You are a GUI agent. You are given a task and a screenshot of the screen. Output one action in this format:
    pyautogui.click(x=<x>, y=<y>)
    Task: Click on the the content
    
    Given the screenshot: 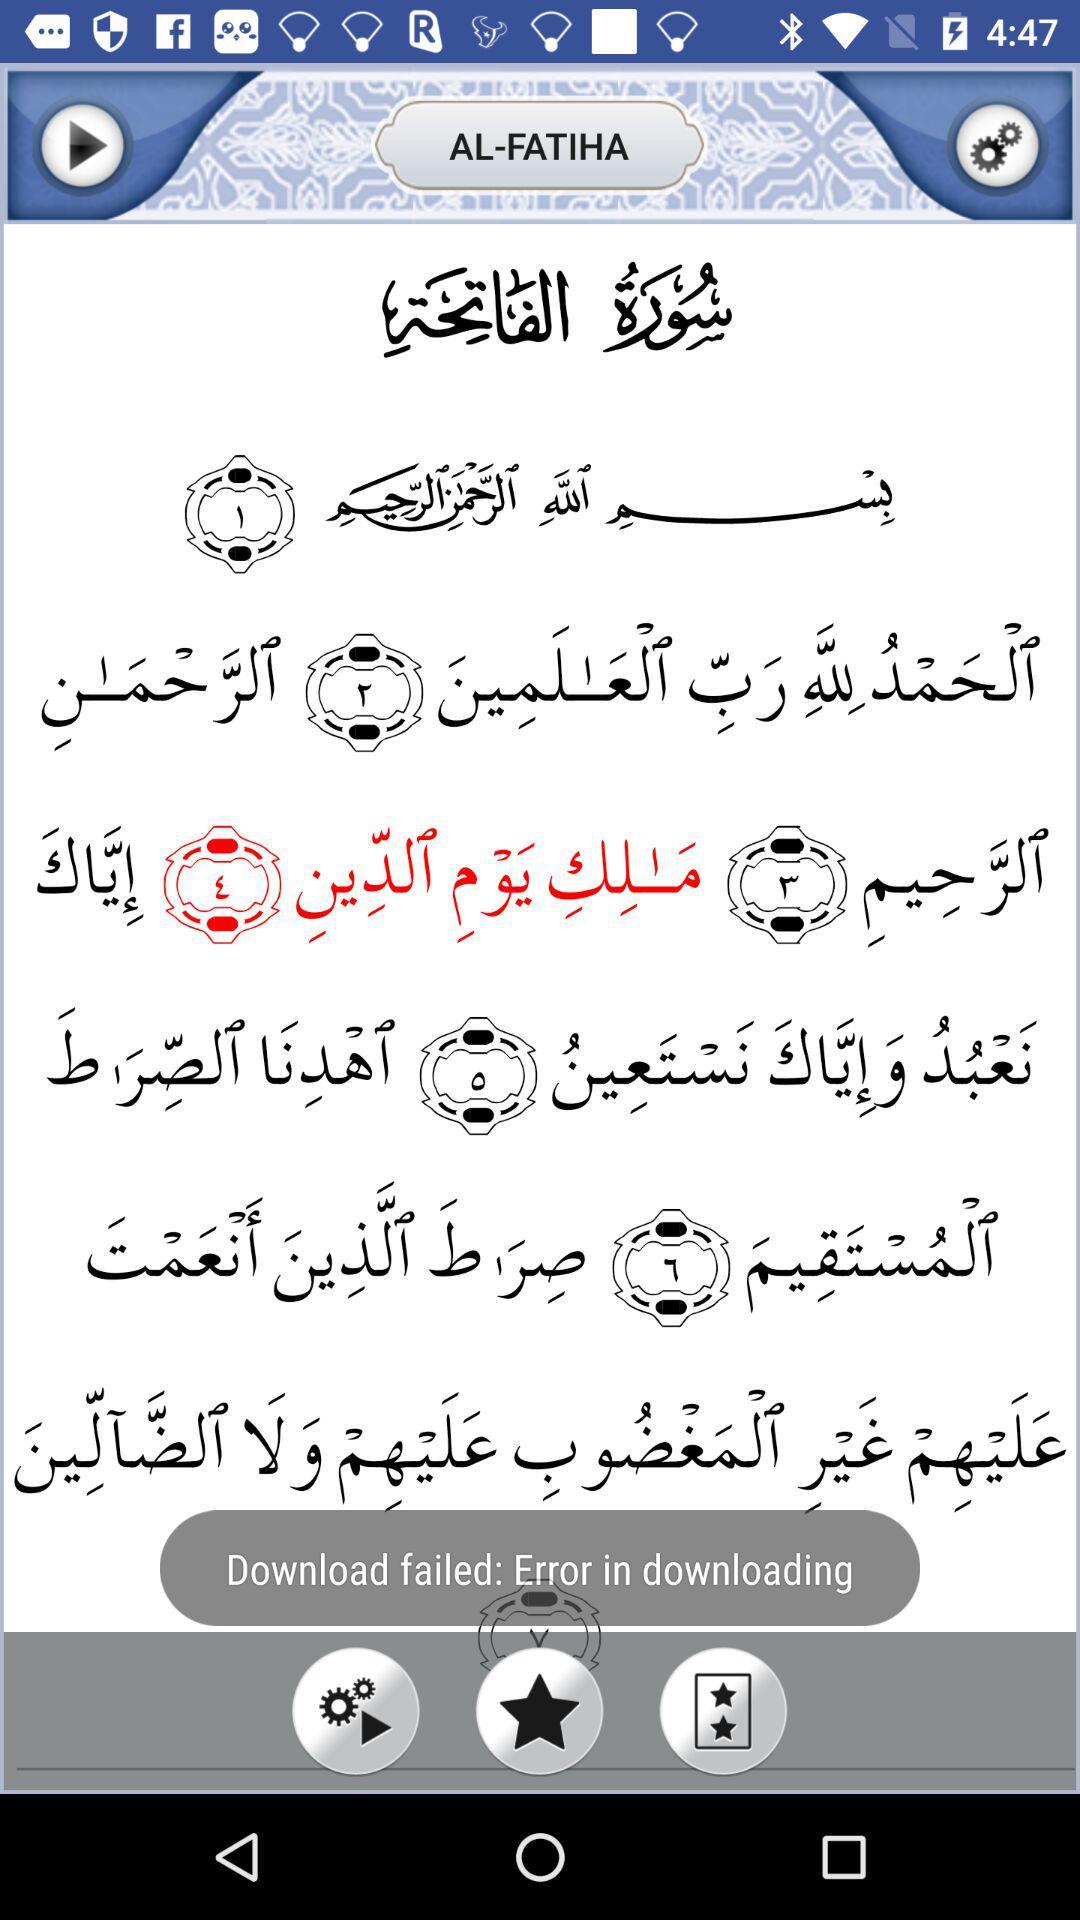 What is the action you would take?
    pyautogui.click(x=997, y=144)
    